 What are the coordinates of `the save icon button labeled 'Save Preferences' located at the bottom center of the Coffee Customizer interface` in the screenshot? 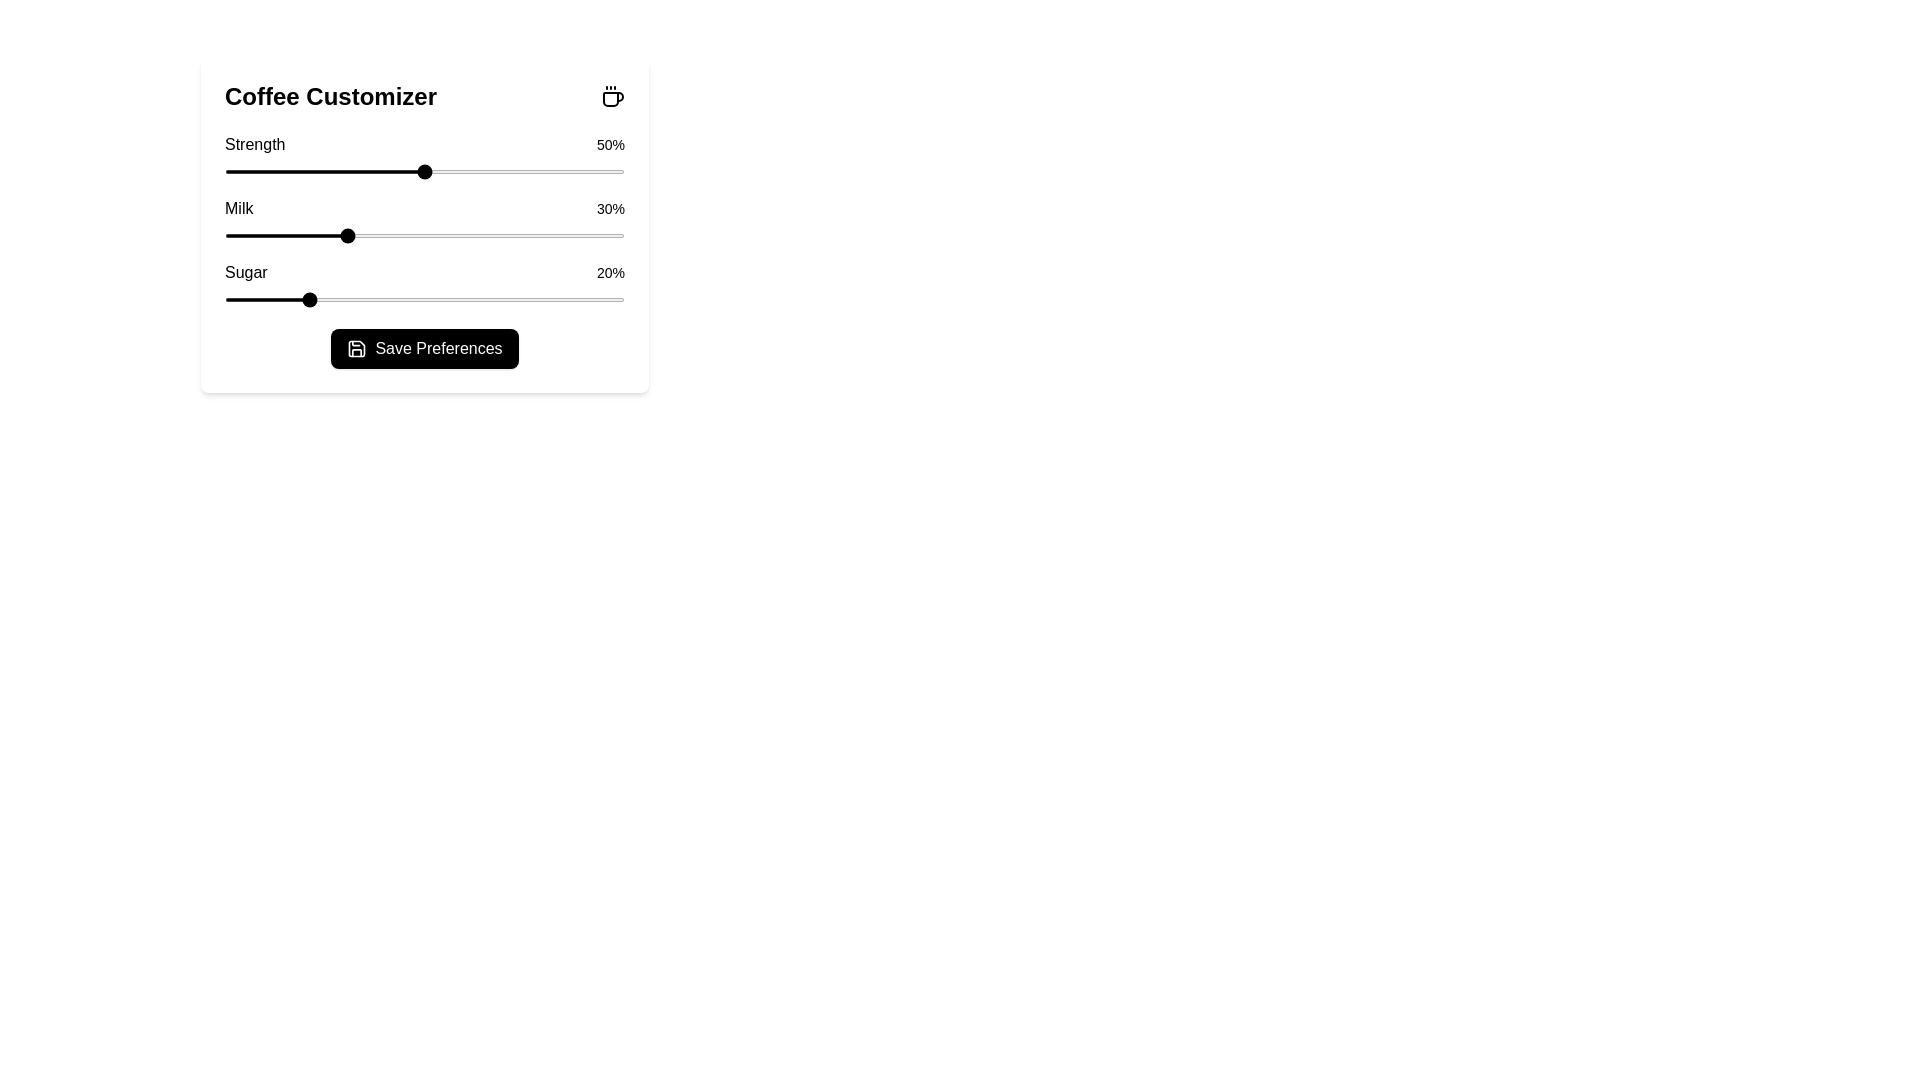 It's located at (357, 347).